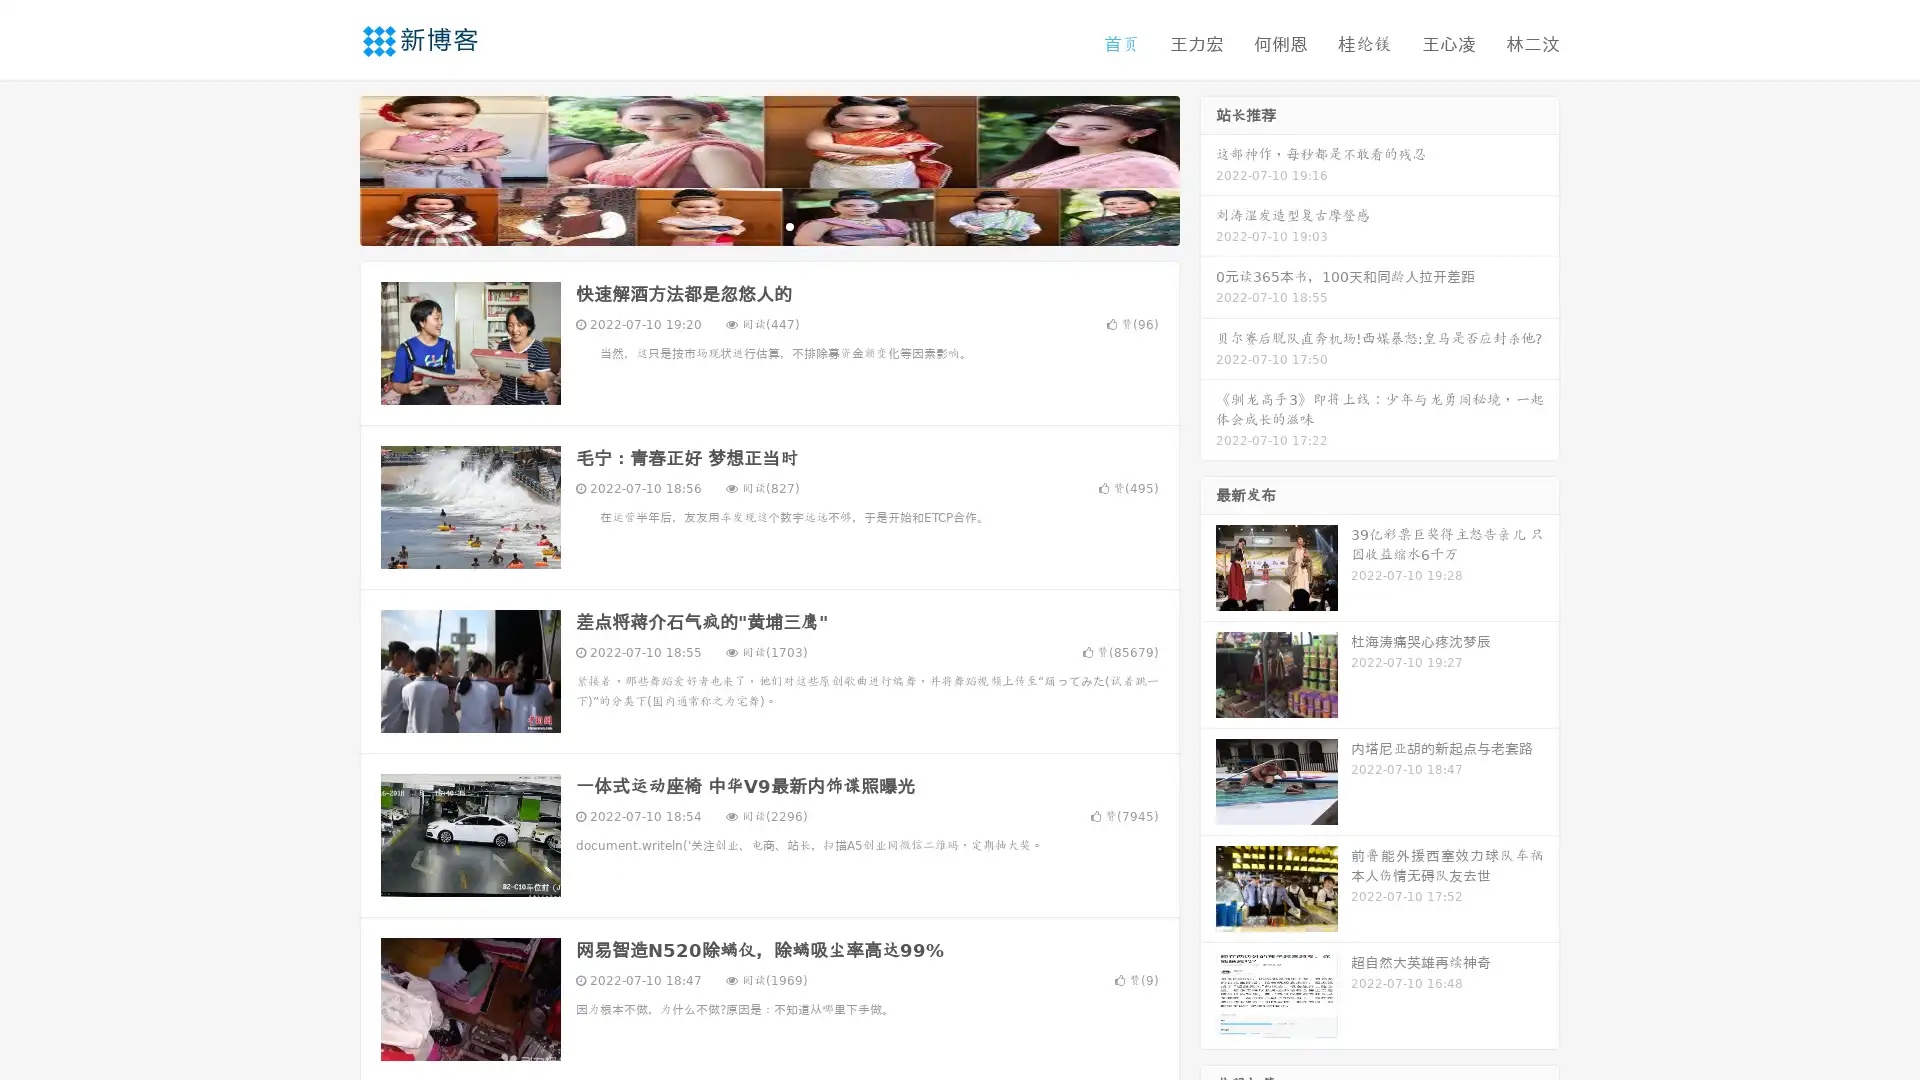 This screenshot has height=1080, width=1920. I want to click on Next slide, so click(1208, 168).